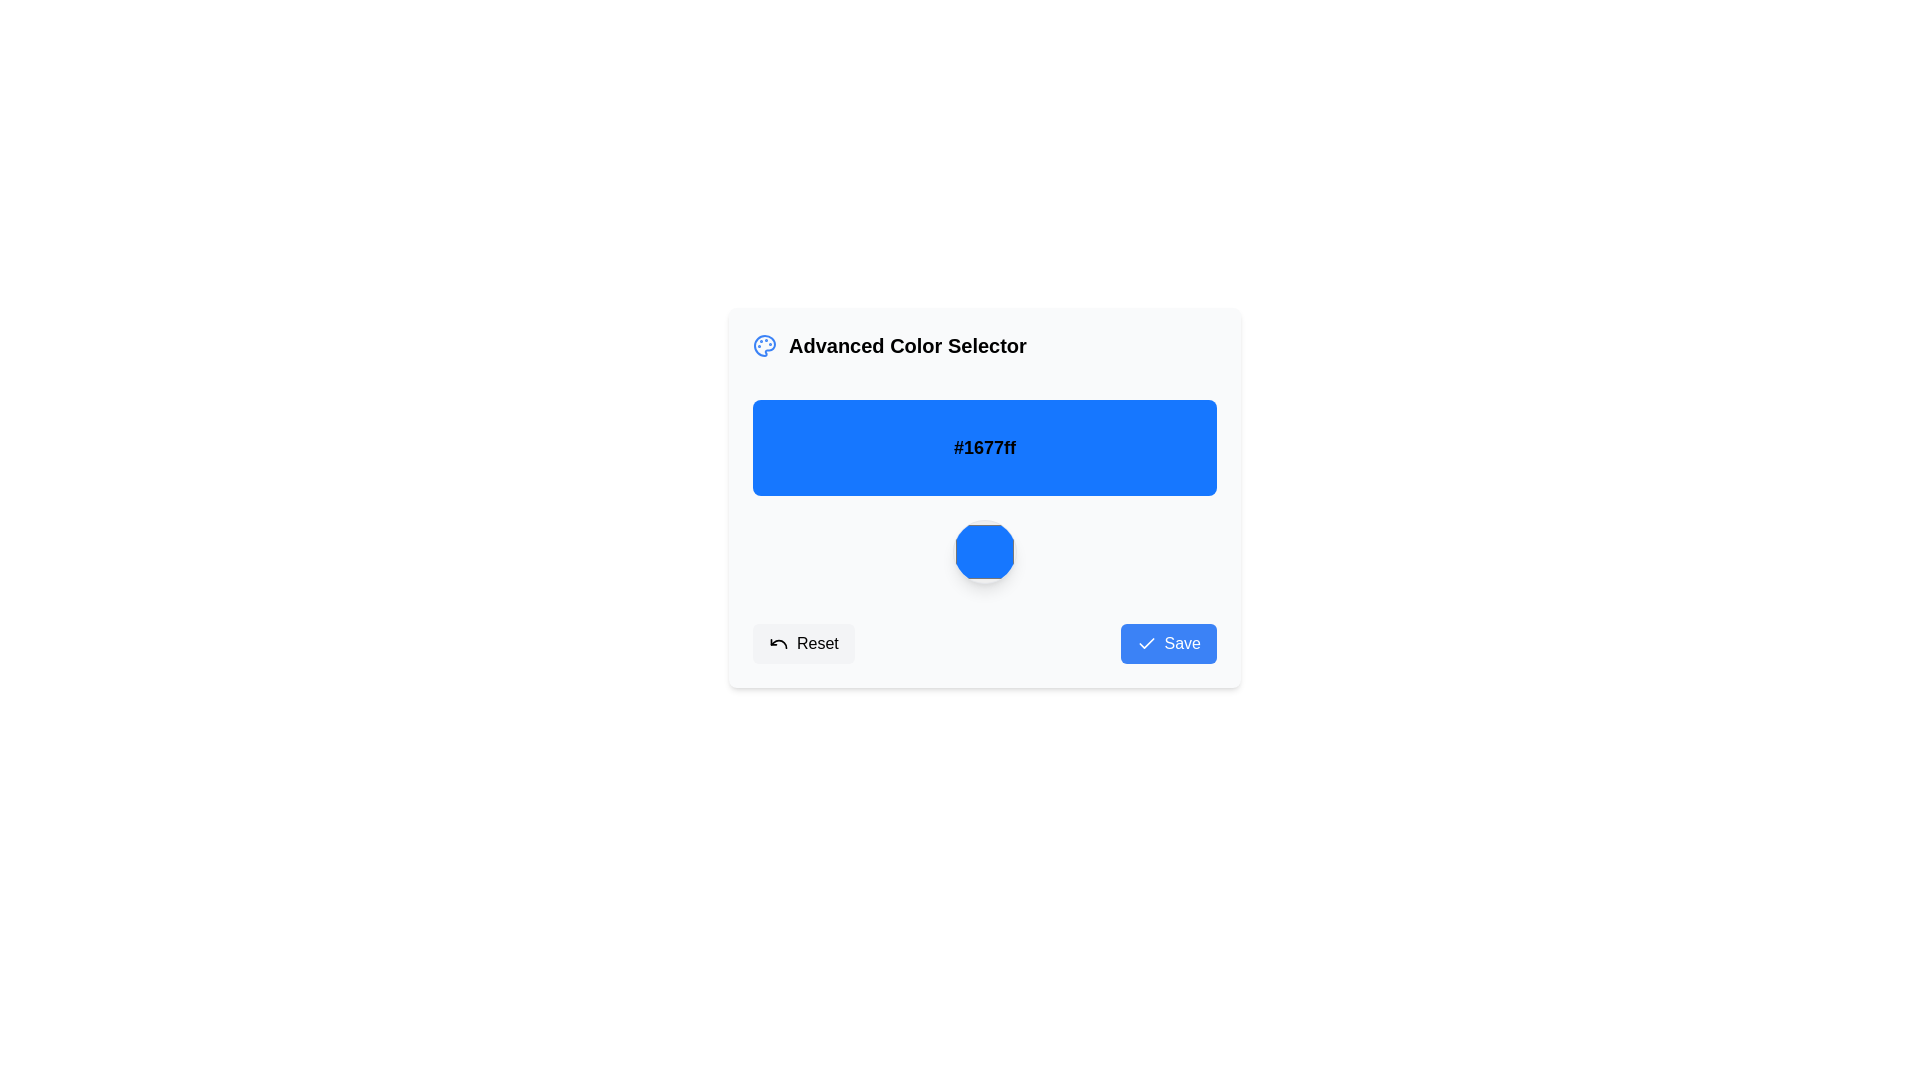 The height and width of the screenshot is (1080, 1920). What do you see at coordinates (984, 496) in the screenshot?
I see `the color selection card in the center of the 'Advanced Color Selector' interface to interact with the color display` at bounding box center [984, 496].